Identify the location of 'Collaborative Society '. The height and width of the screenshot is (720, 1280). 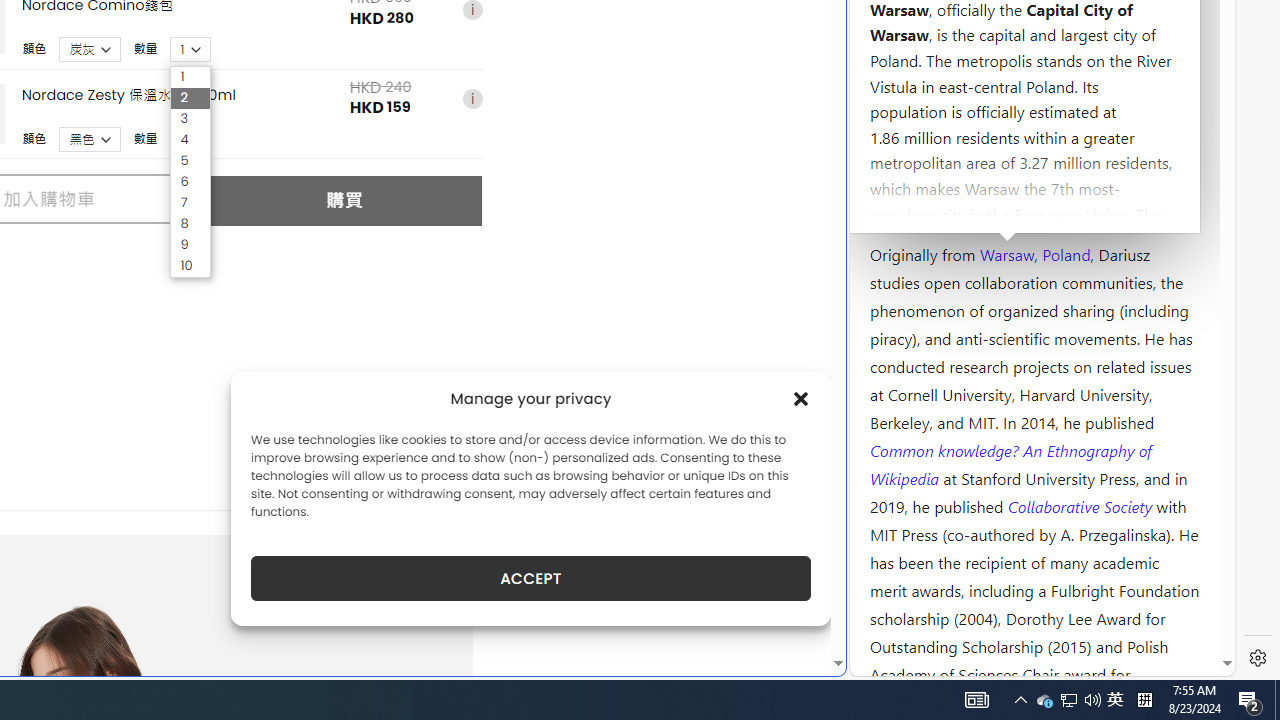
(1081, 504).